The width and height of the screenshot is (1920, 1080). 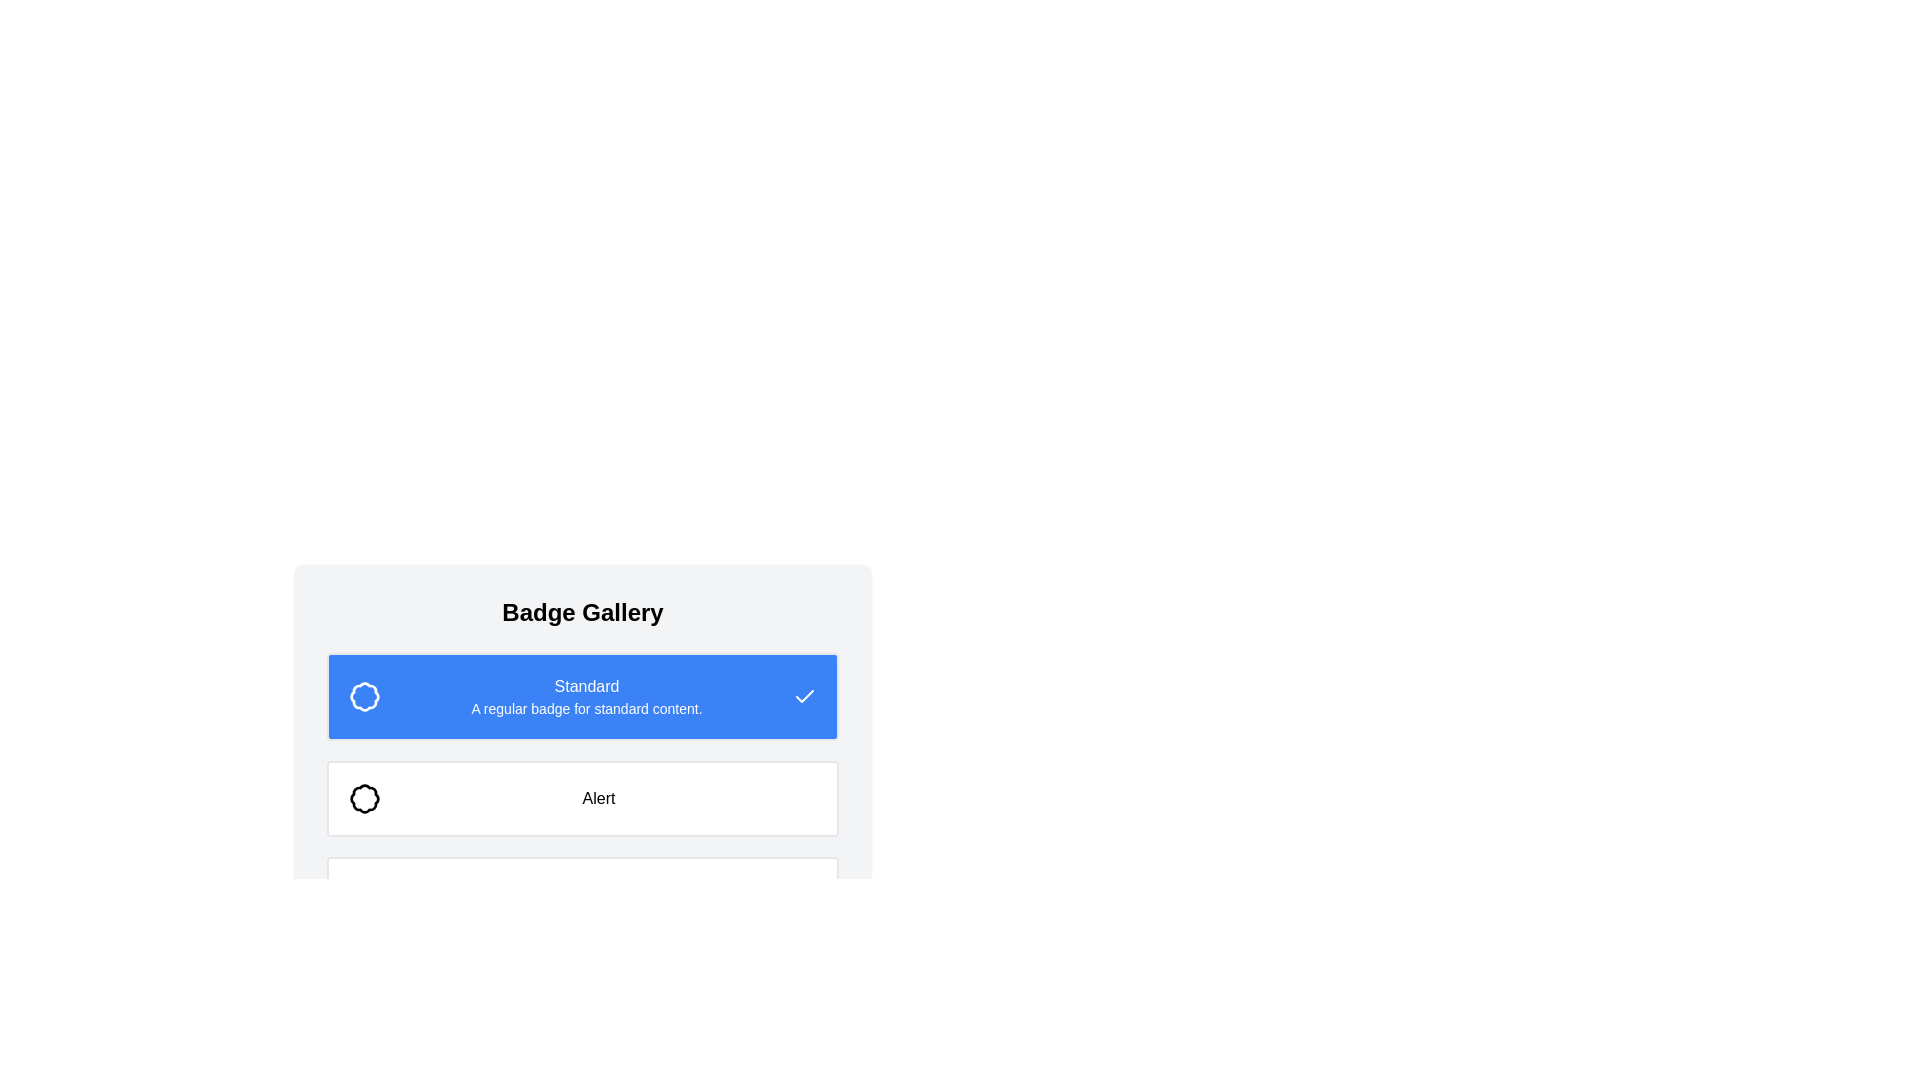 I want to click on the alert icon located on the left side of the 'Alert' row to trigger a tooltip or effect, so click(x=364, y=797).